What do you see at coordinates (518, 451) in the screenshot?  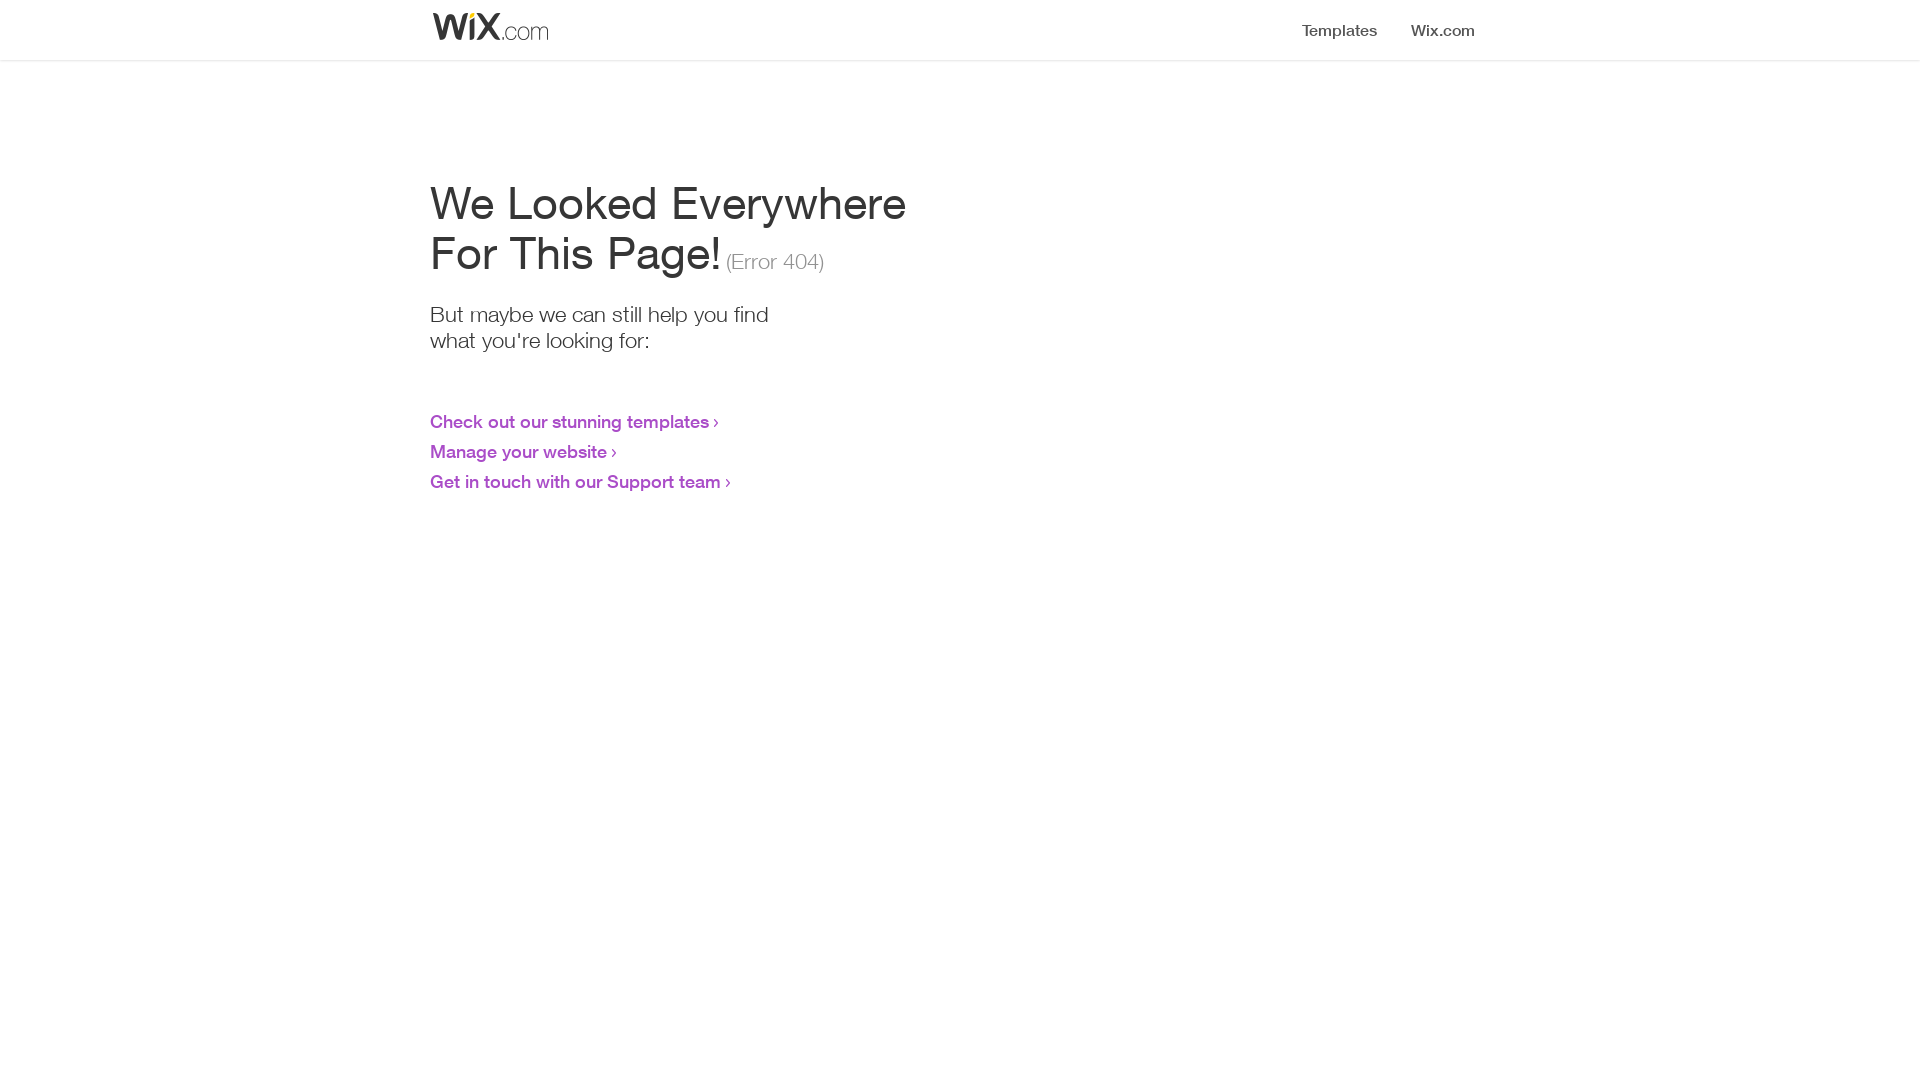 I see `'Manage your website'` at bounding box center [518, 451].